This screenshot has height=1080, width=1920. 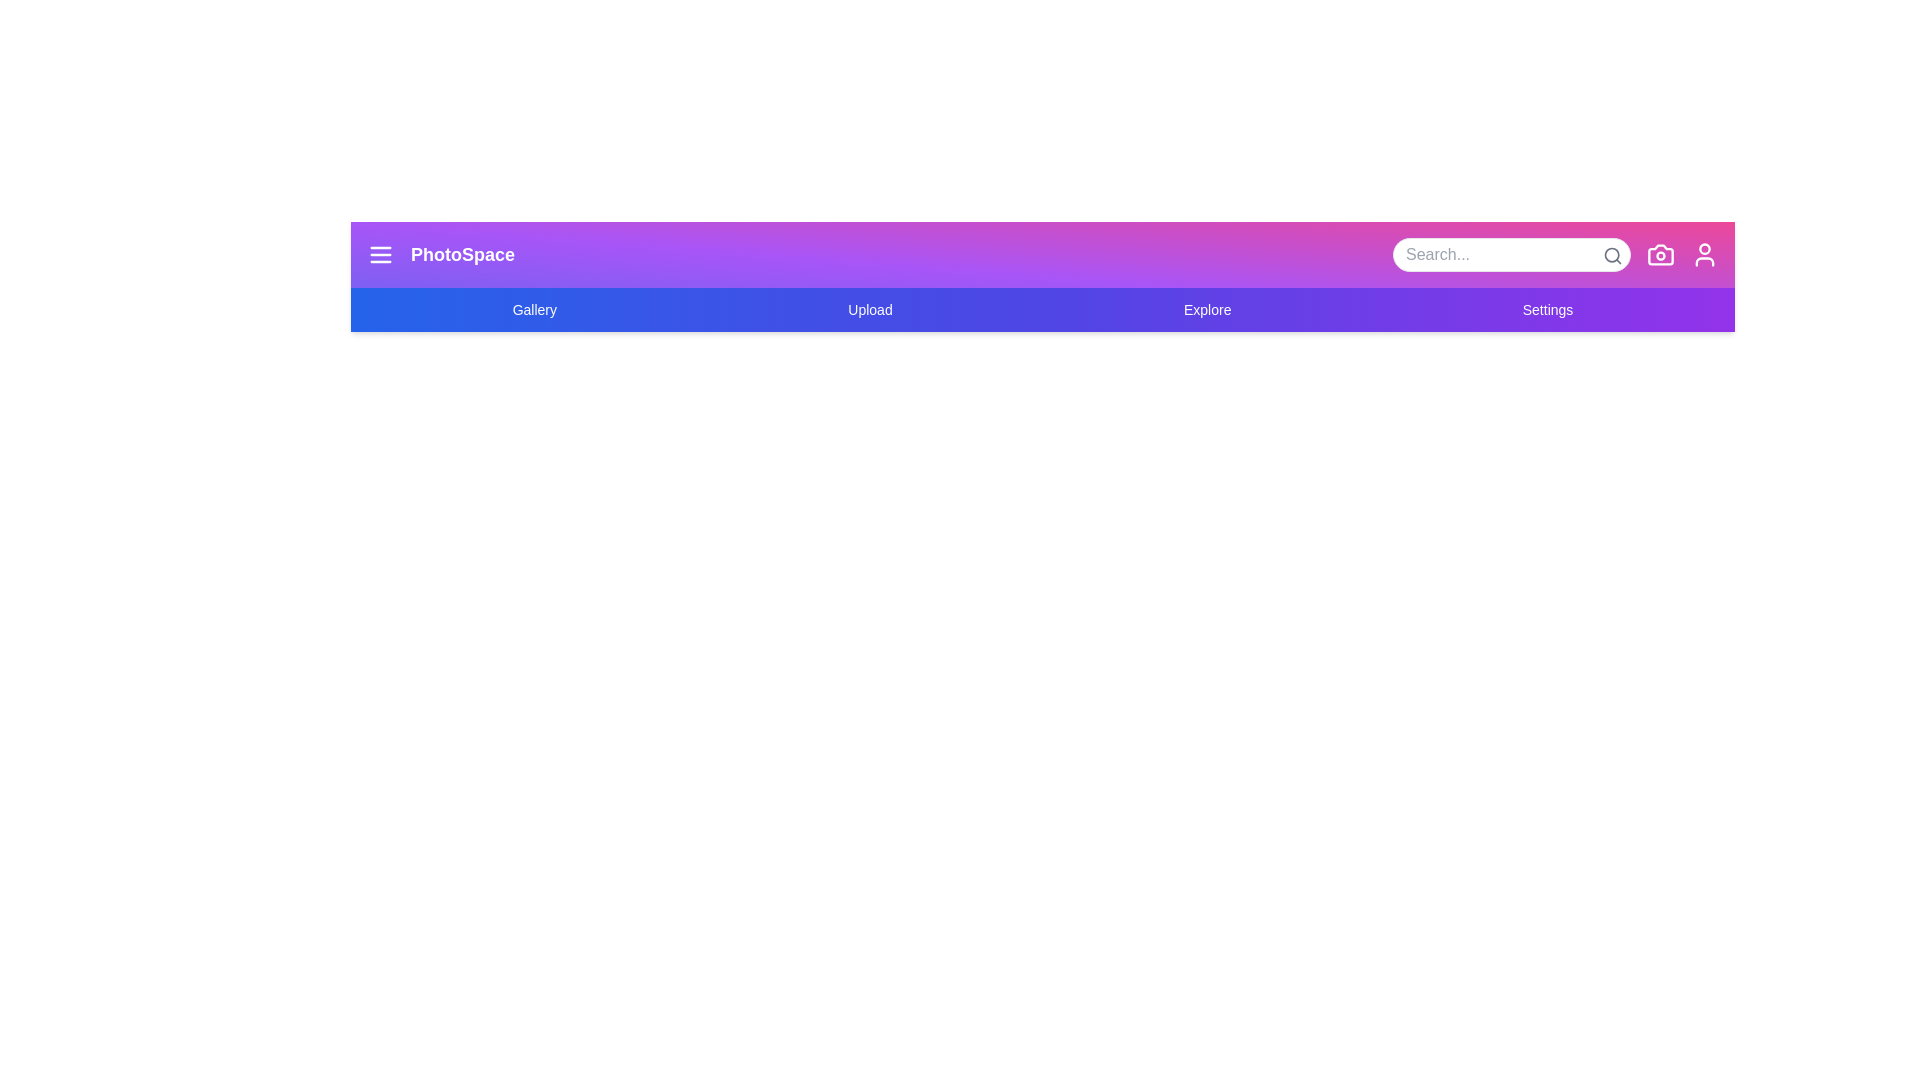 I want to click on the navigation link Settings, so click(x=1547, y=309).